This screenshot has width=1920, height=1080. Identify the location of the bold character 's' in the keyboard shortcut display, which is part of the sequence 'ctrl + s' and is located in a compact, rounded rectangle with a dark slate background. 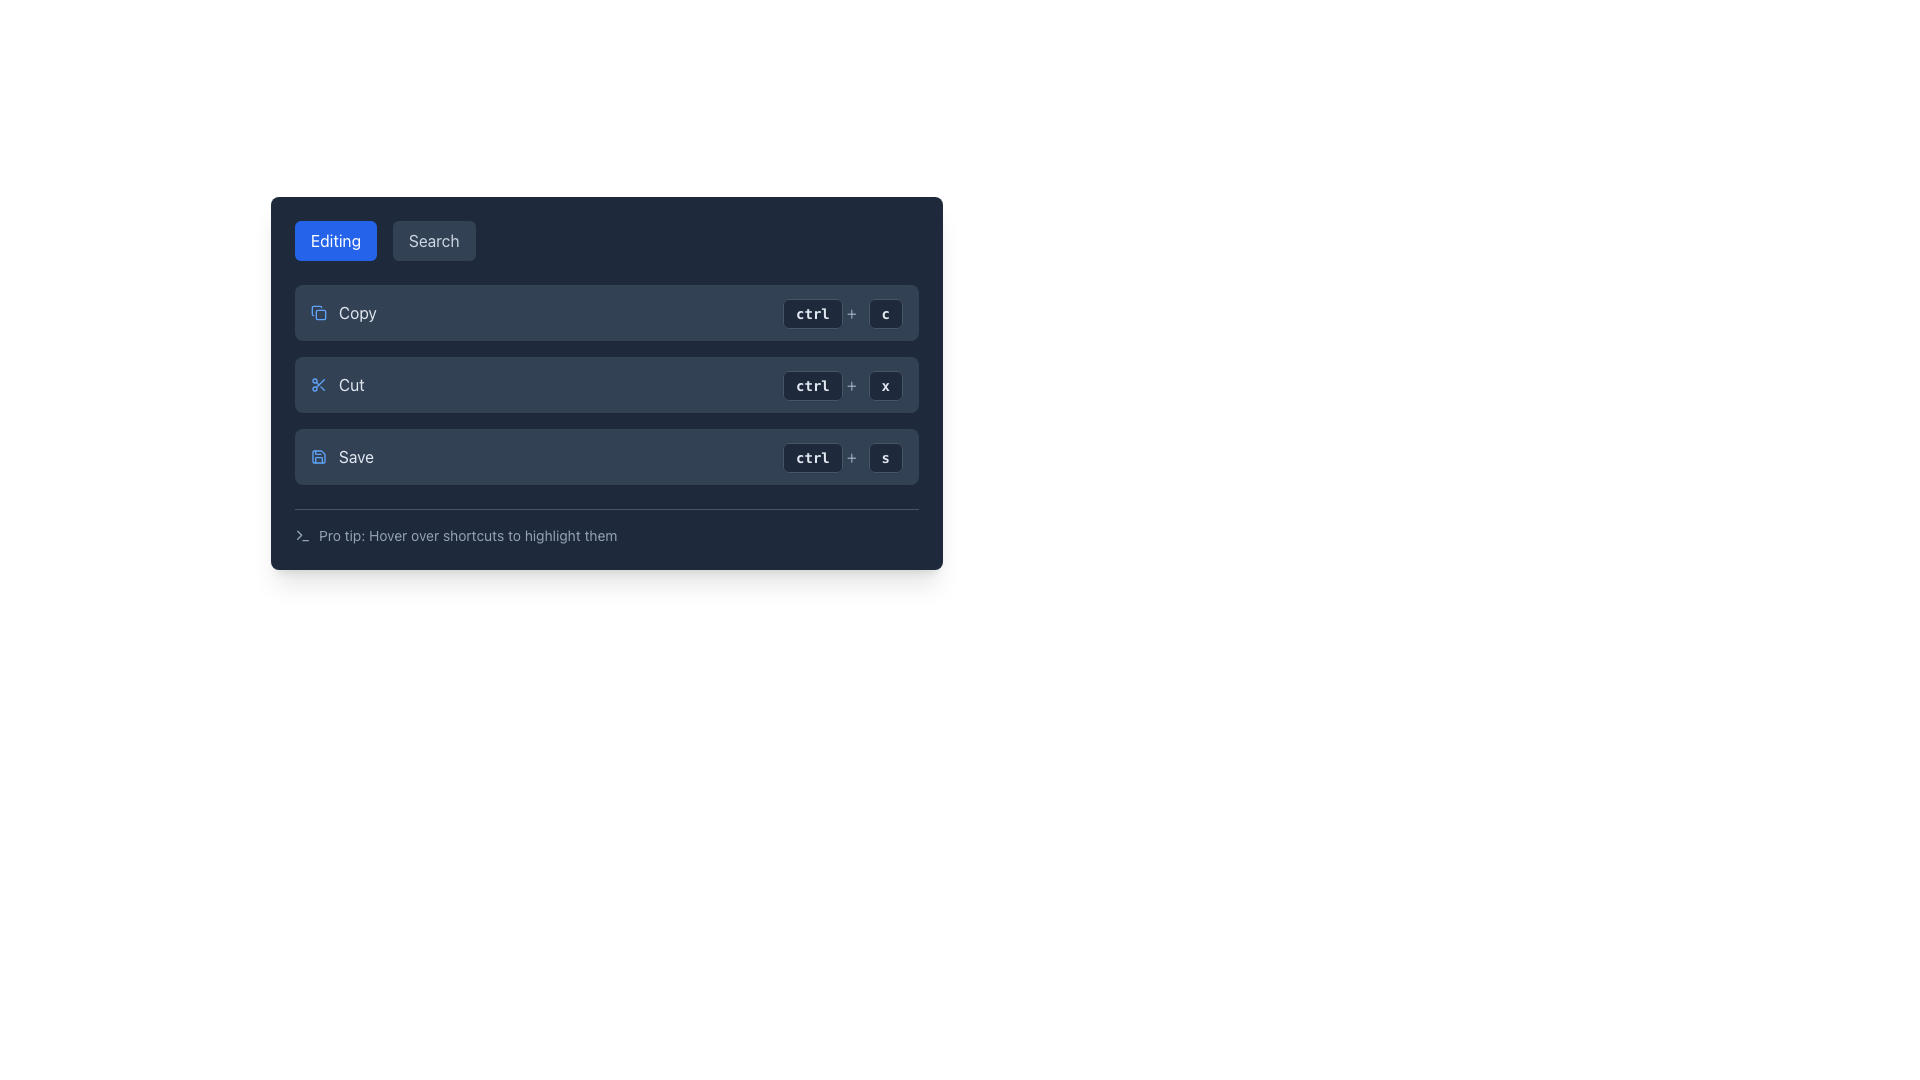
(884, 456).